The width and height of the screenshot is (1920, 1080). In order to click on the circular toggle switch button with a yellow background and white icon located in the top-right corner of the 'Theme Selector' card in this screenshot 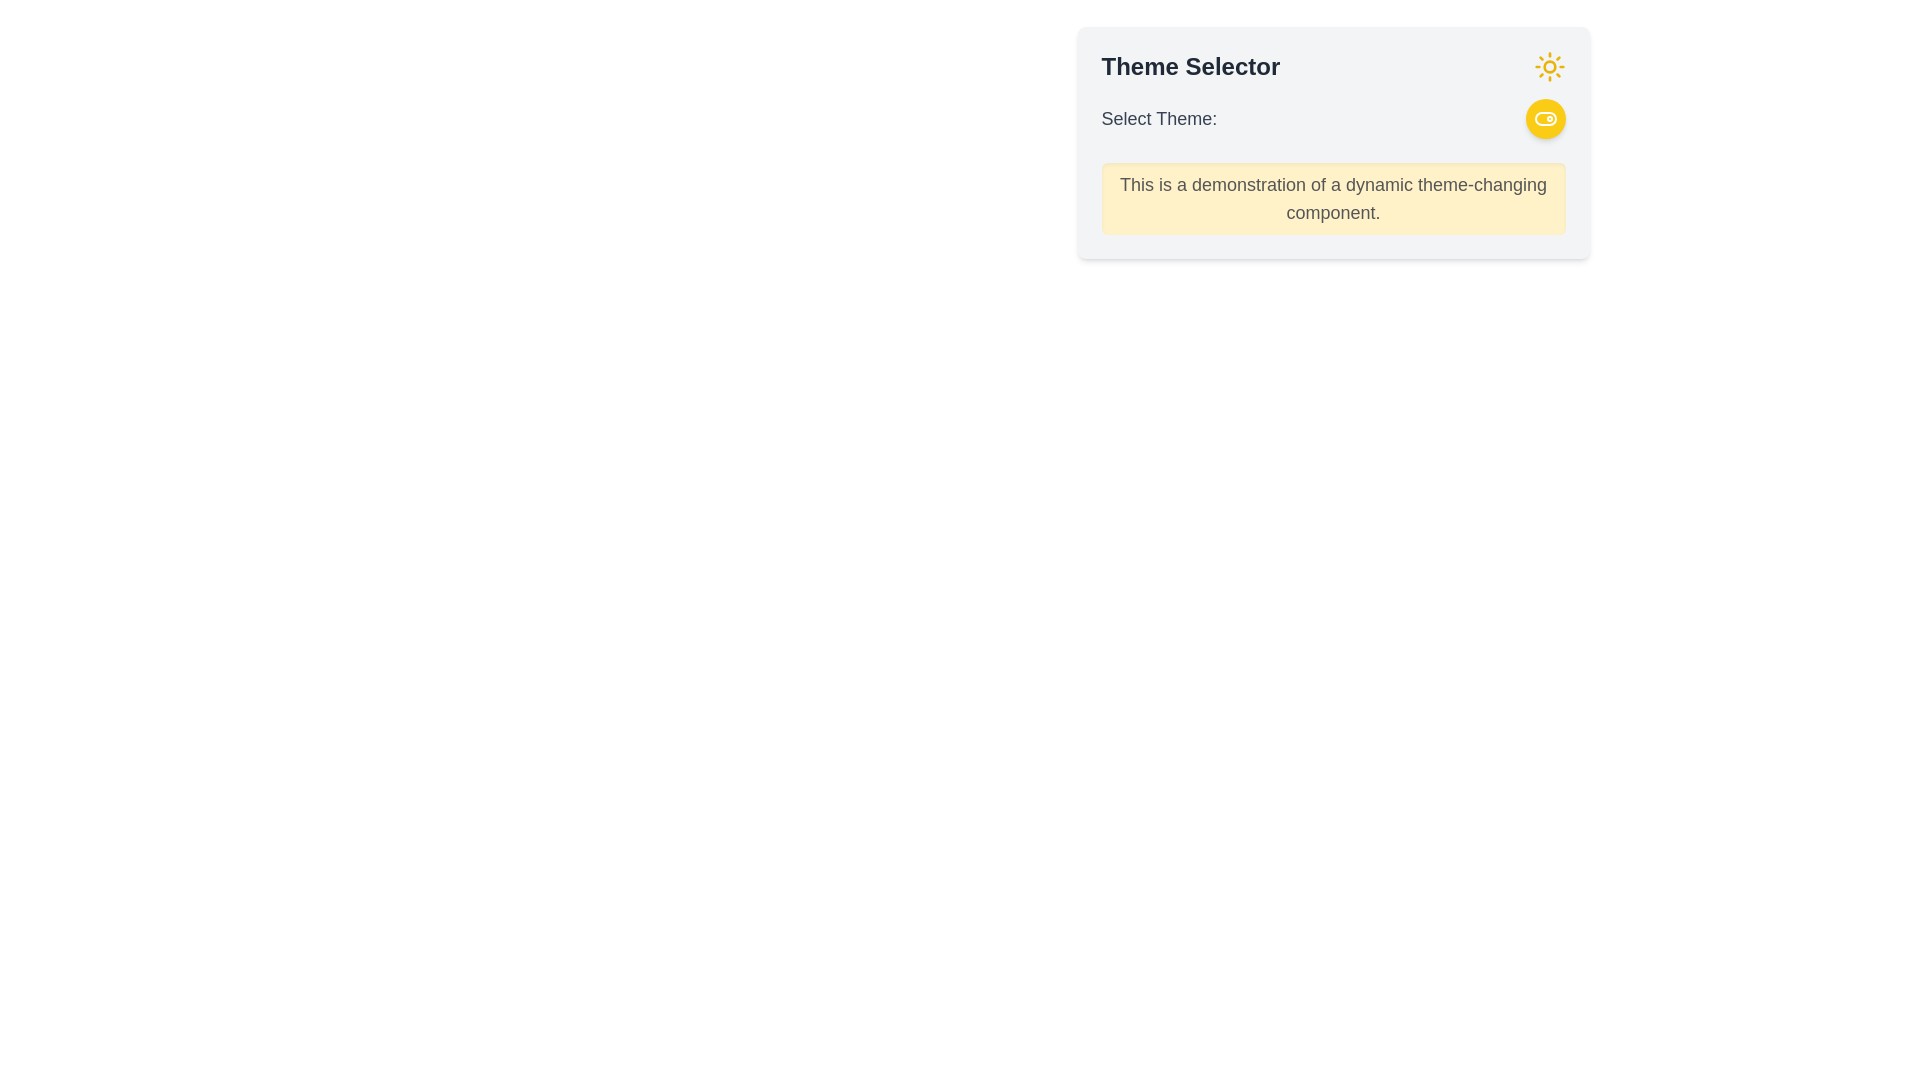, I will do `click(1544, 119)`.